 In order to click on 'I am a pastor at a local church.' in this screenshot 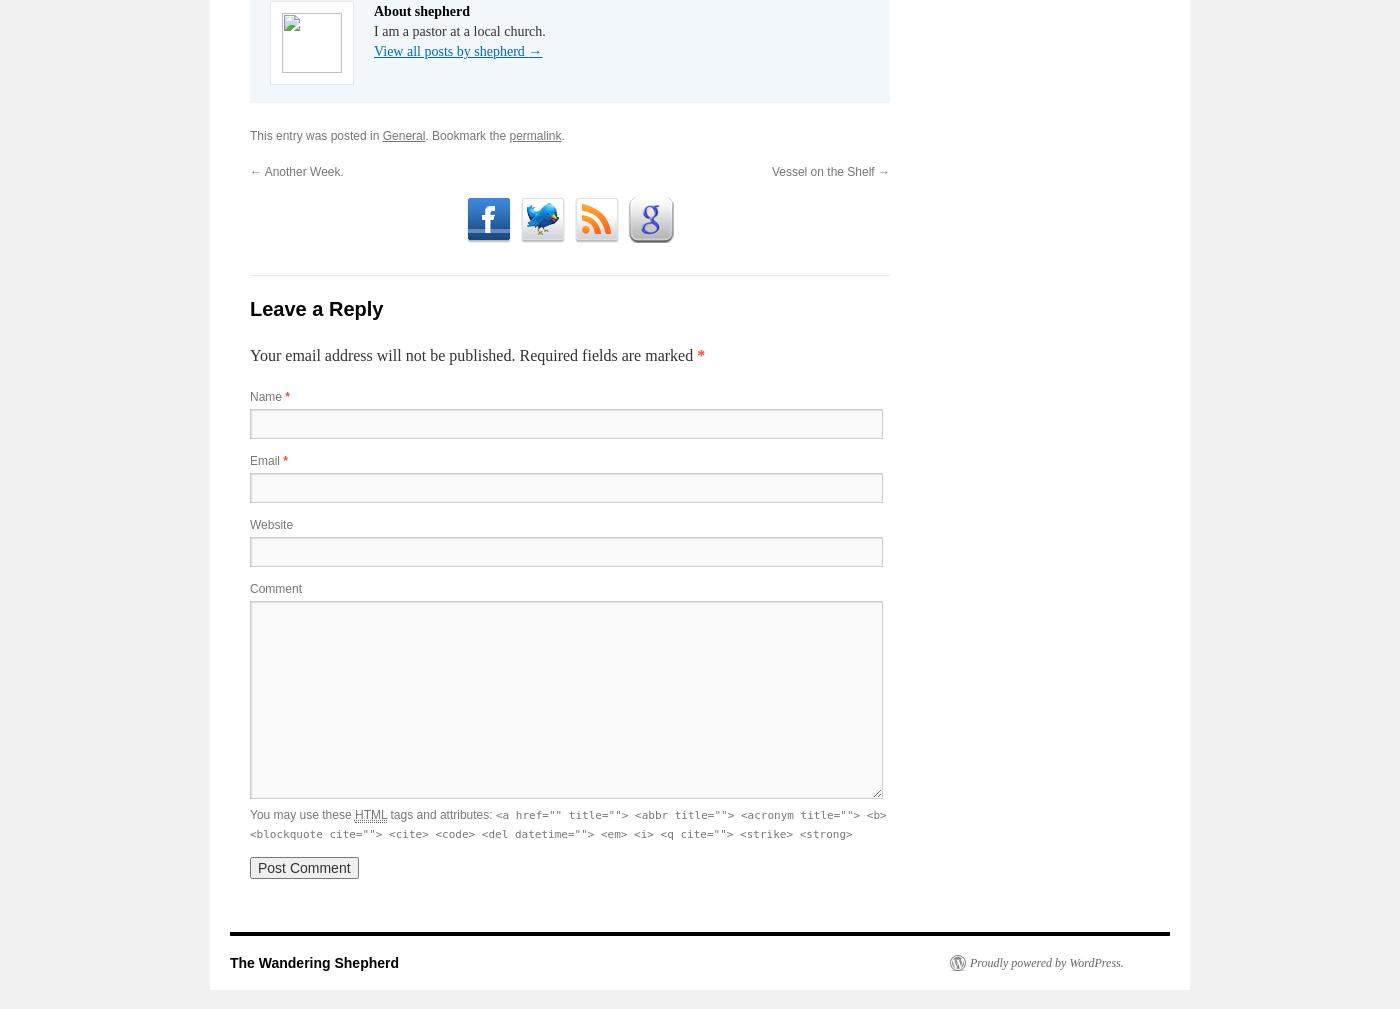, I will do `click(459, 30)`.